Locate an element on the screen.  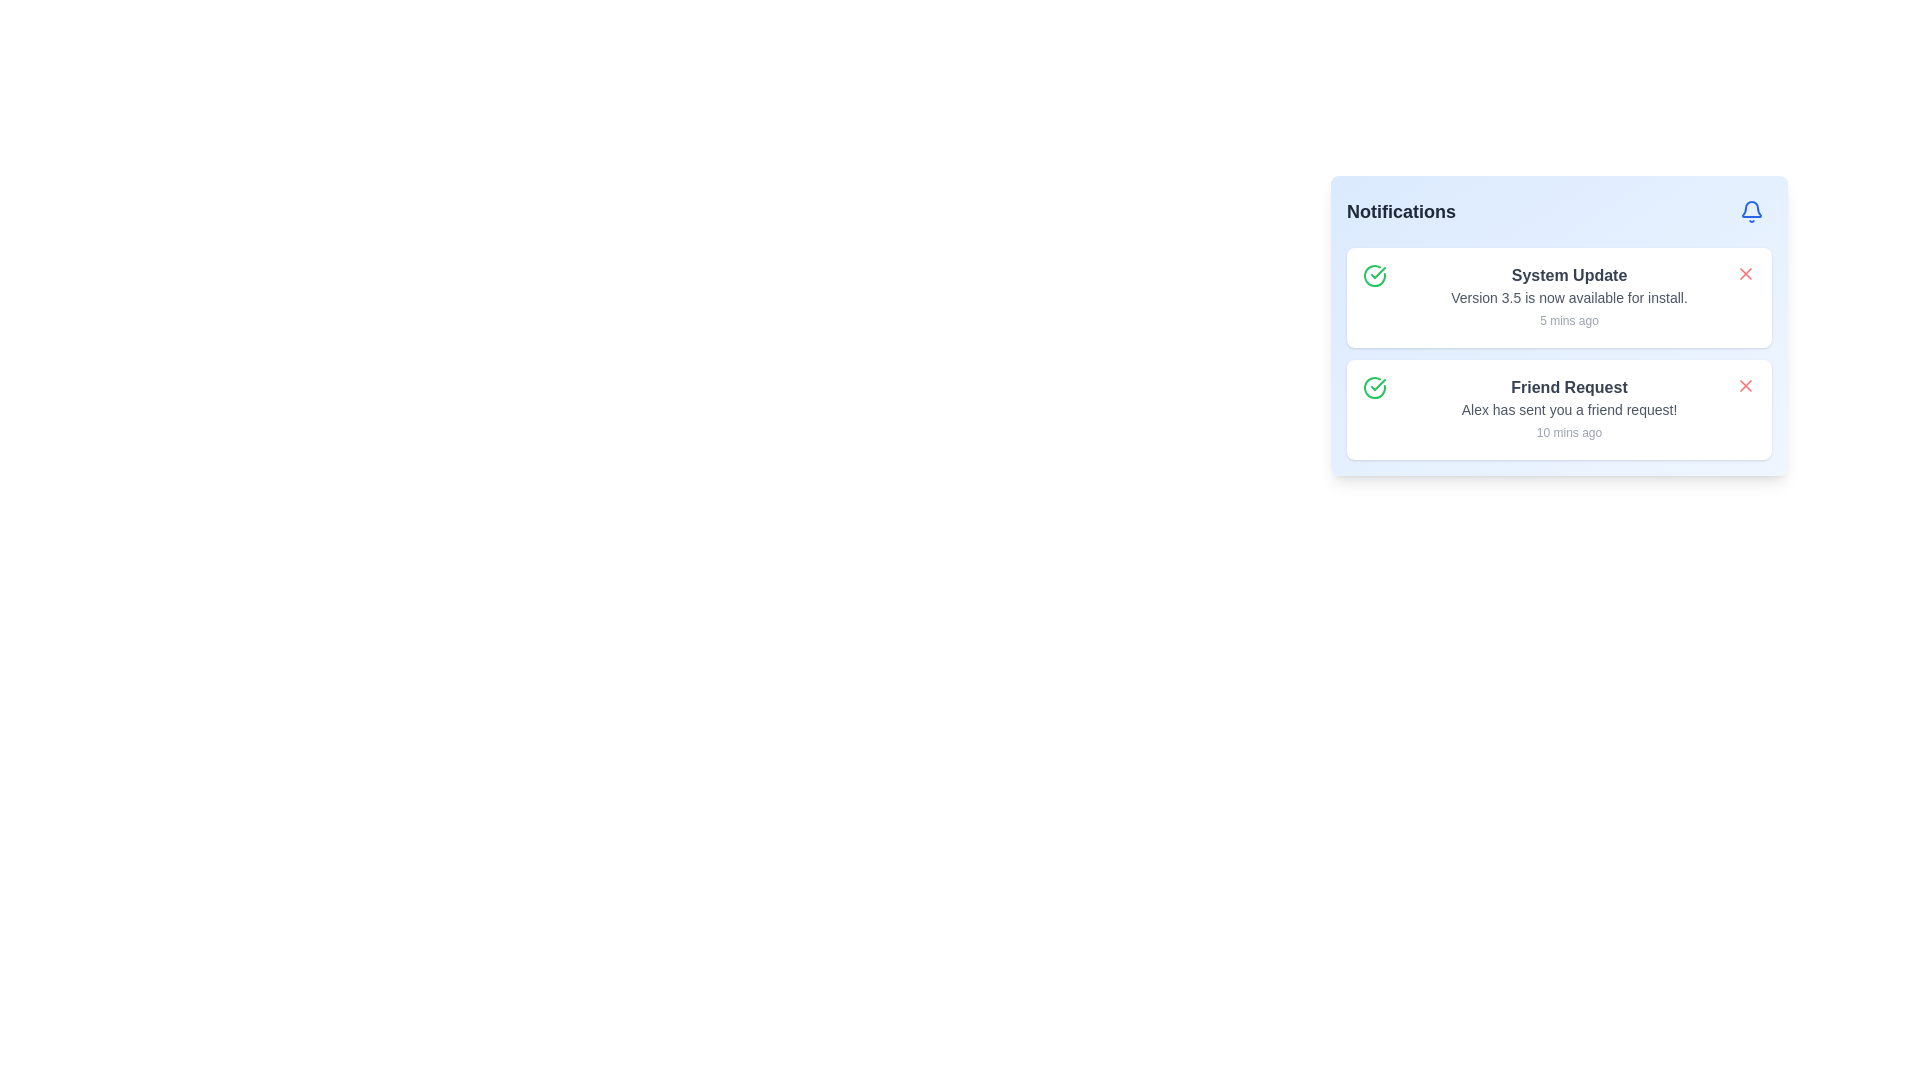
the red 'X' icon button is located at coordinates (1745, 385).